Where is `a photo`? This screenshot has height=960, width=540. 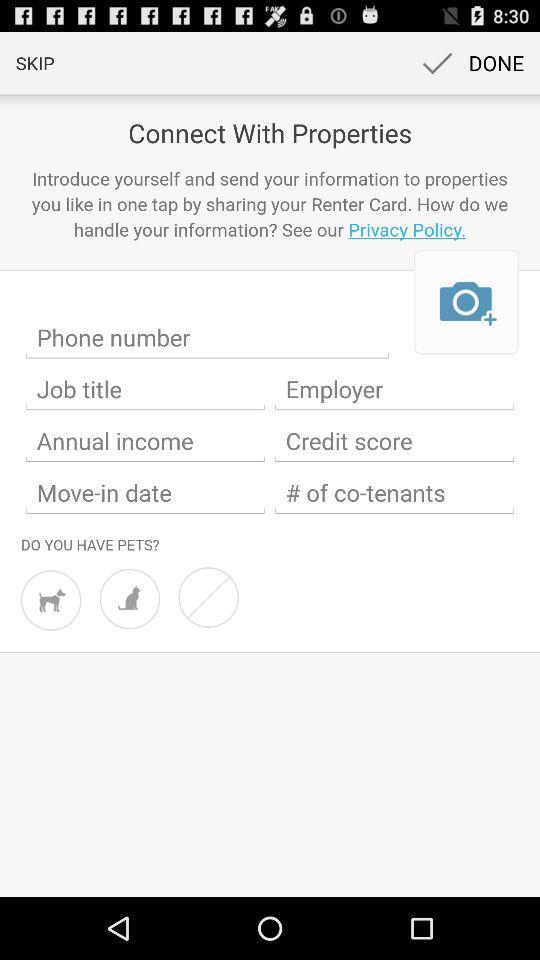 a photo is located at coordinates (466, 302).